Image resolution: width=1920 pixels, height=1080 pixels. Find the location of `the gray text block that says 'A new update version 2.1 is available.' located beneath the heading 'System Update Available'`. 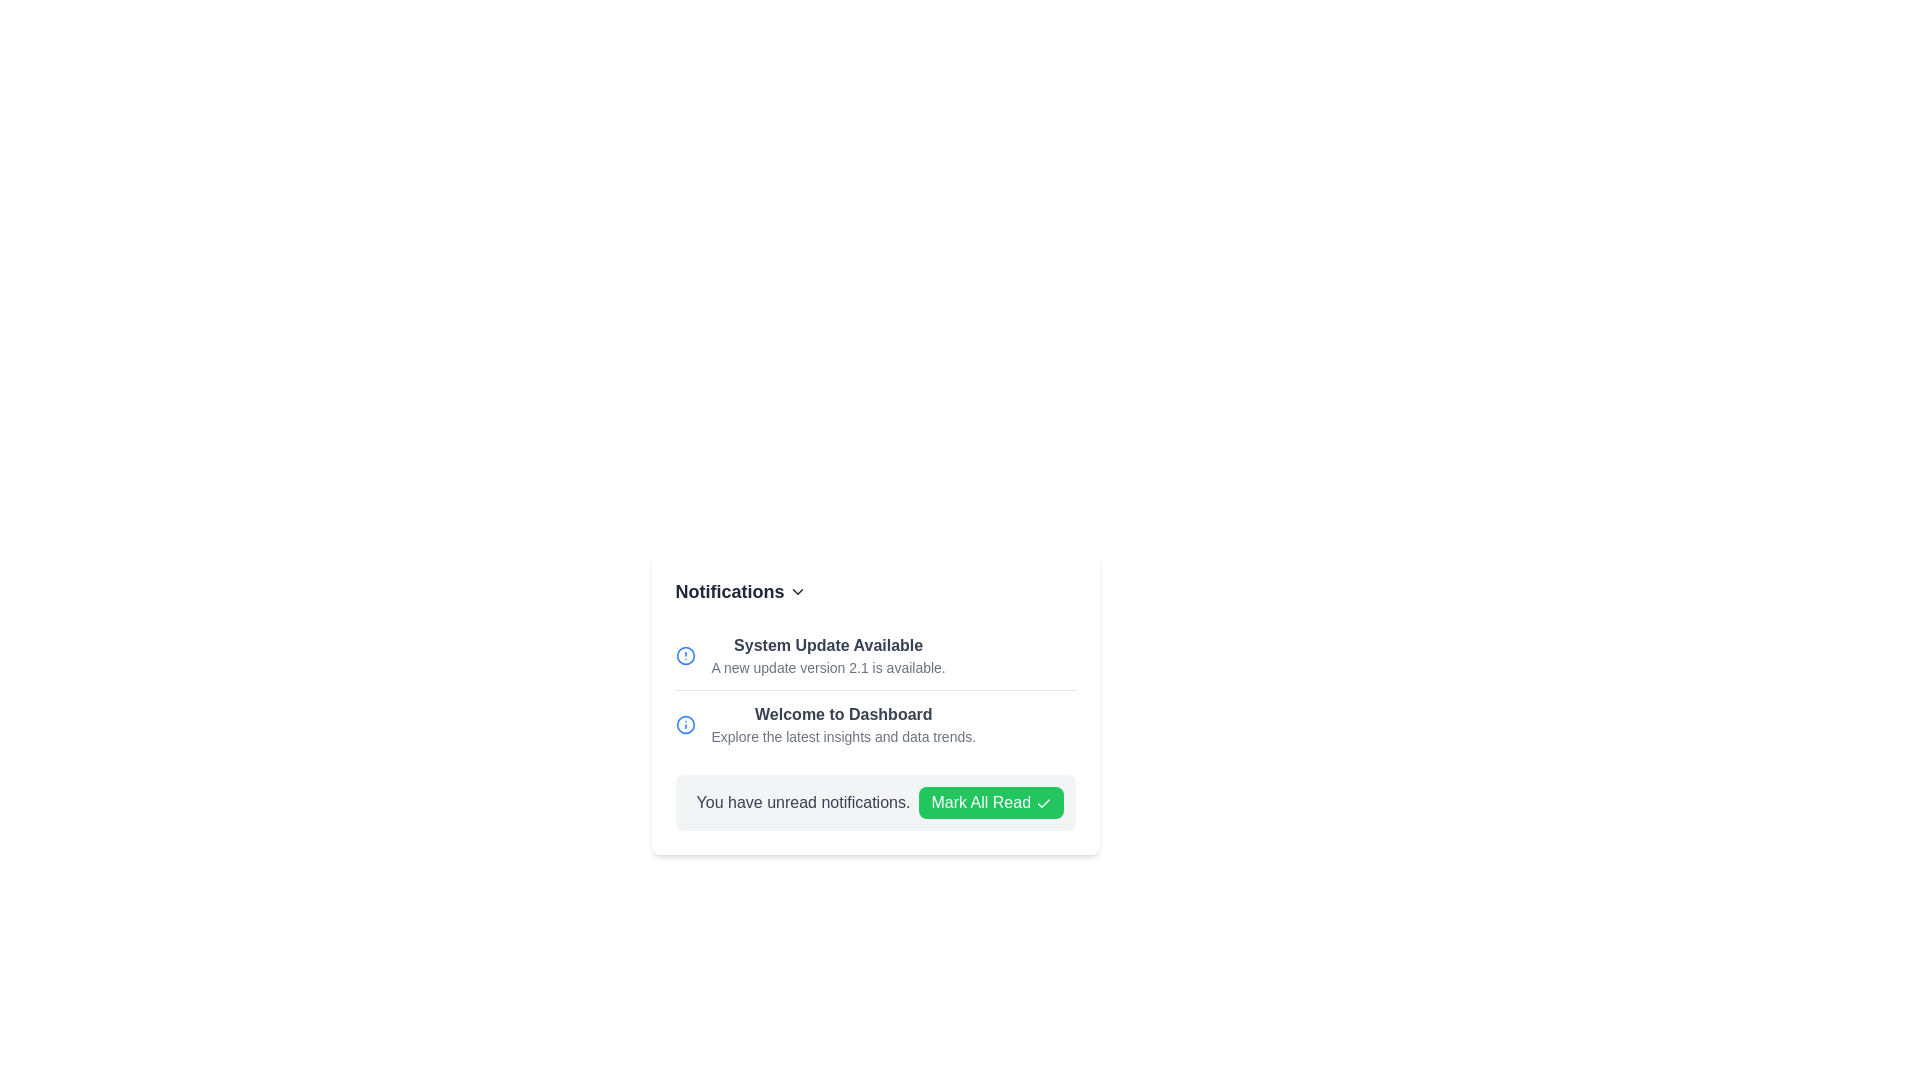

the gray text block that says 'A new update version 2.1 is available.' located beneath the heading 'System Update Available' is located at coordinates (828, 667).